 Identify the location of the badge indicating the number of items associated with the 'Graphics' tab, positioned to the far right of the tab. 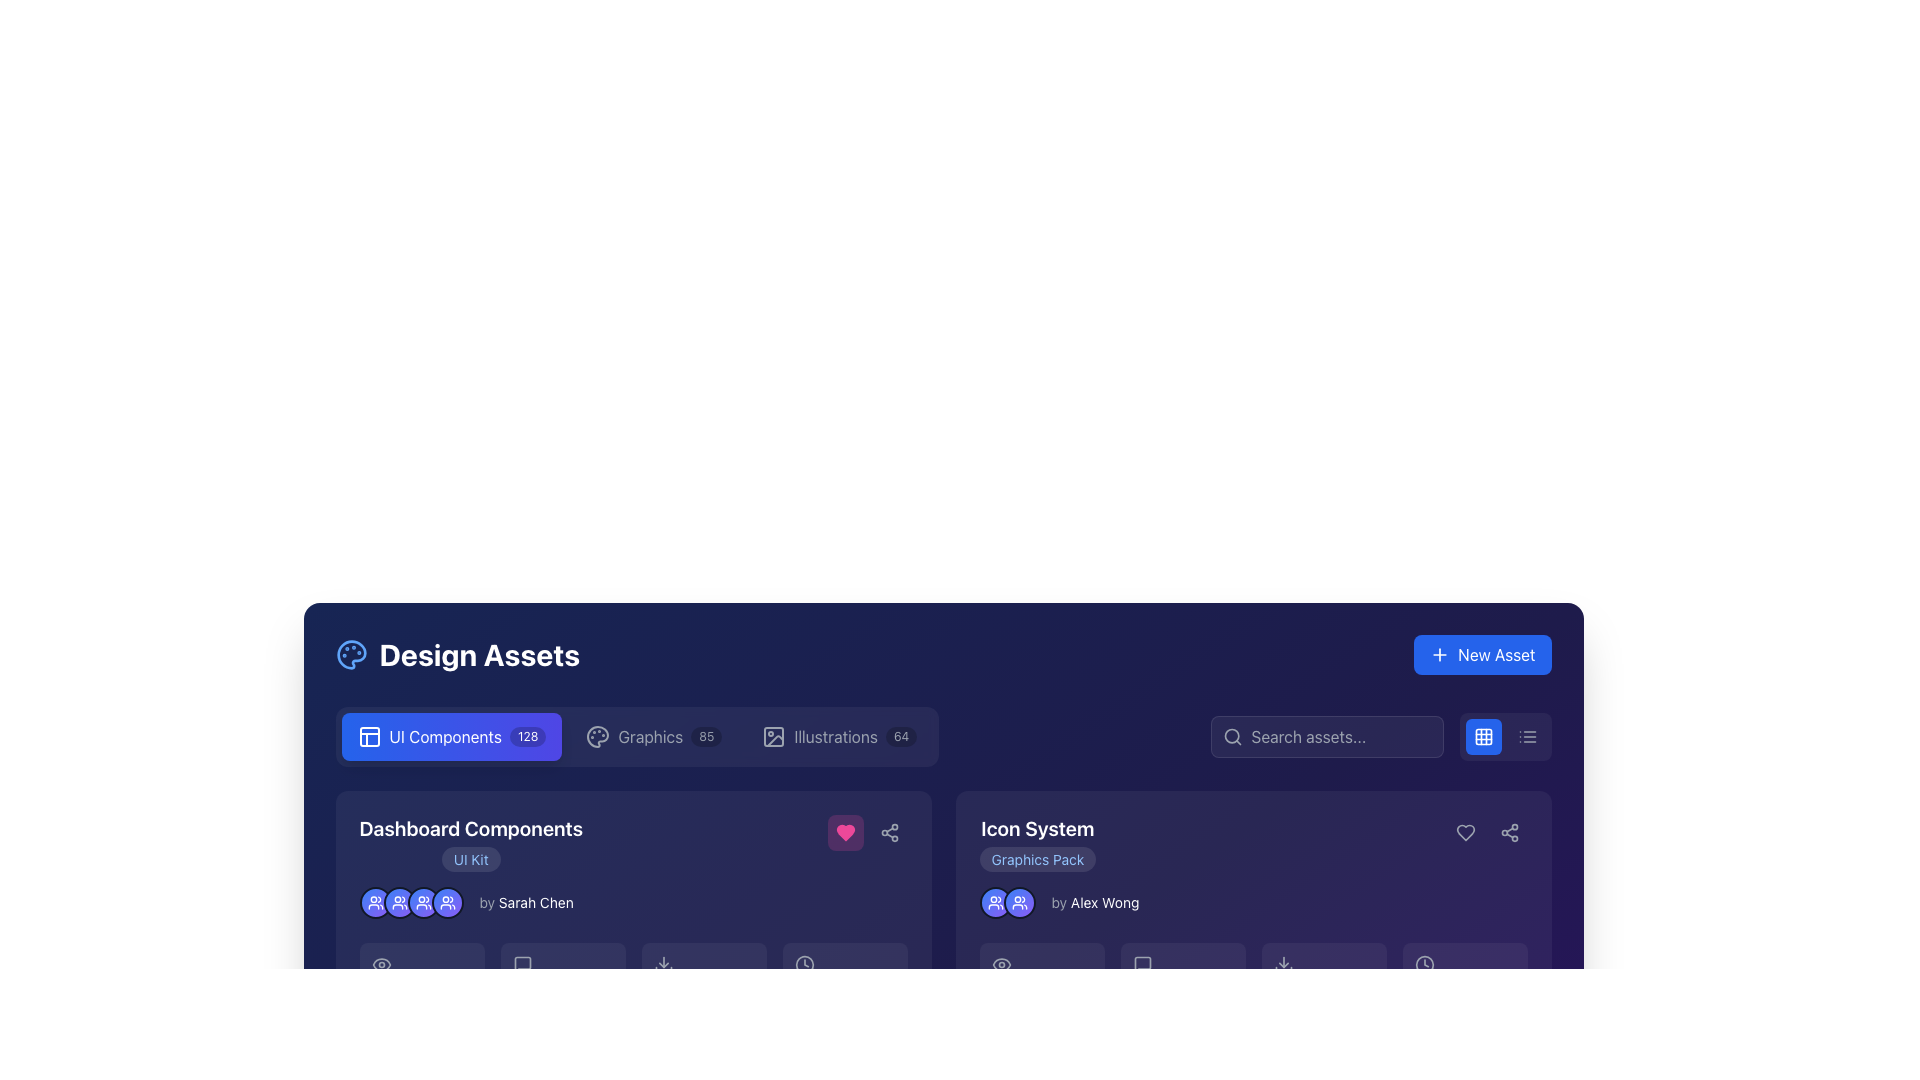
(706, 736).